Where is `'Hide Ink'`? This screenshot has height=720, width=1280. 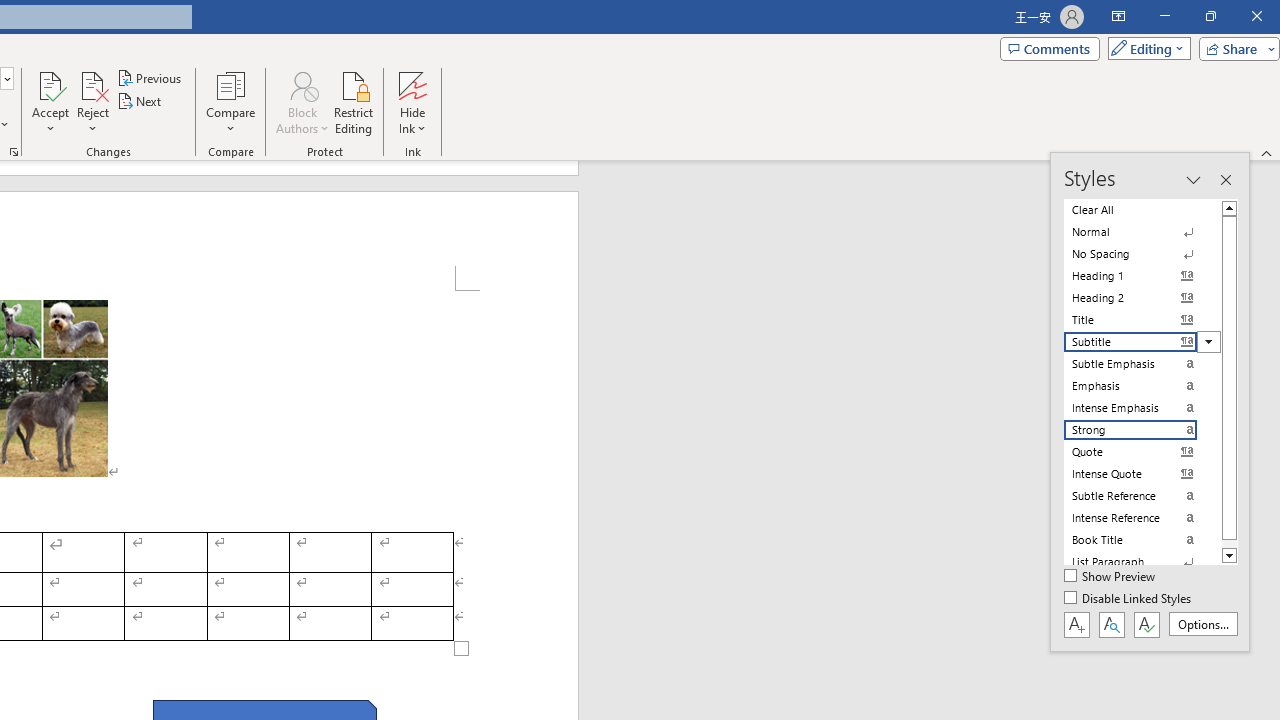 'Hide Ink' is located at coordinates (411, 84).